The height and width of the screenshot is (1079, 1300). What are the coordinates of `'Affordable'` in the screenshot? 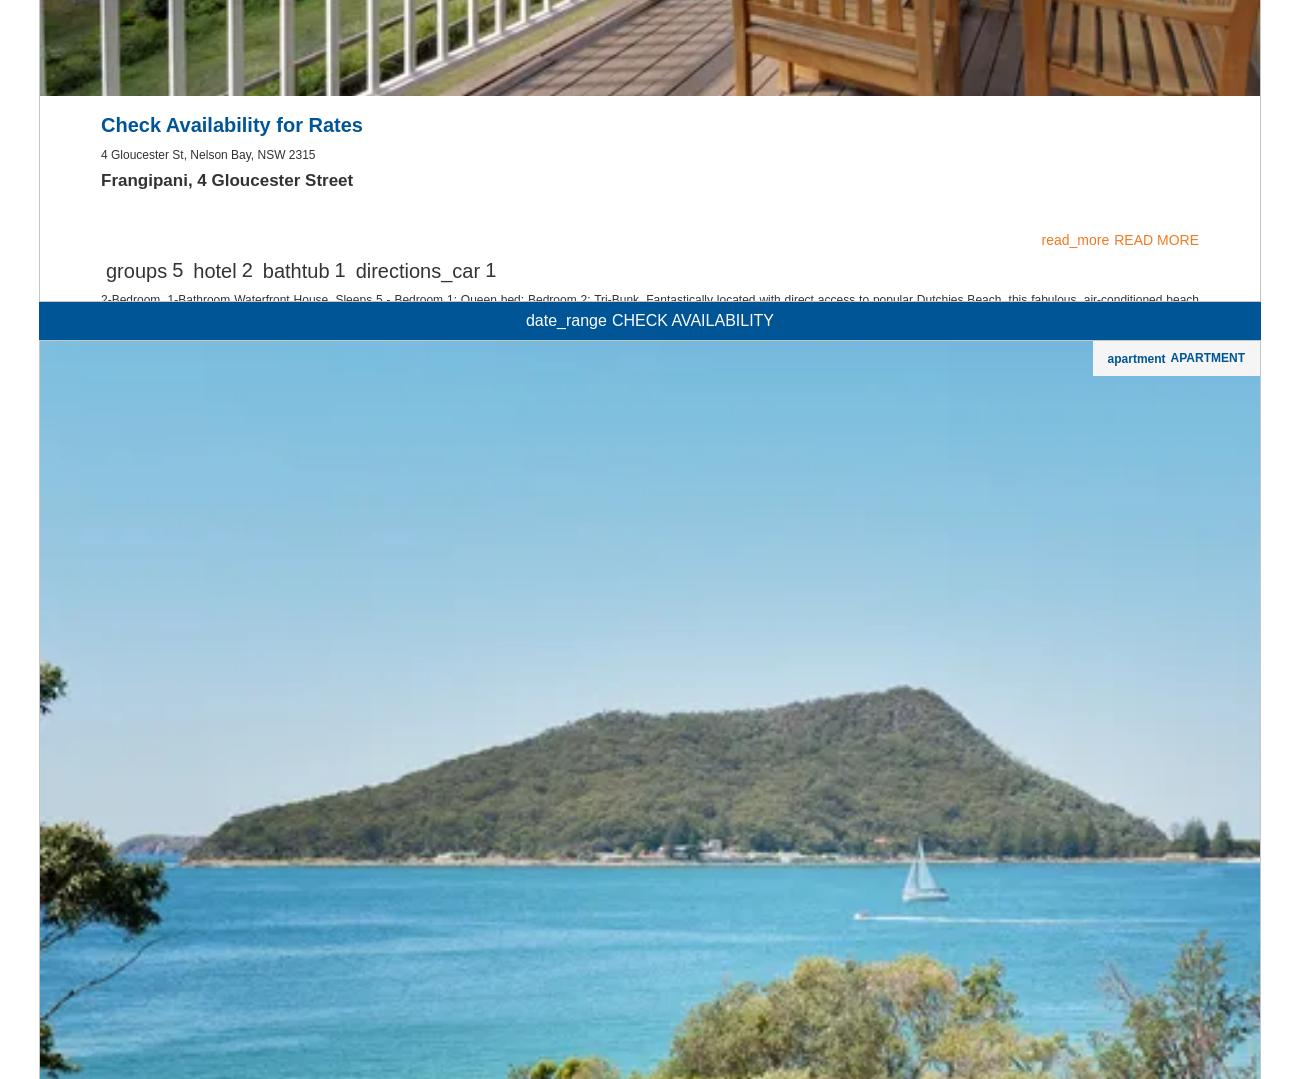 It's located at (96, 41).